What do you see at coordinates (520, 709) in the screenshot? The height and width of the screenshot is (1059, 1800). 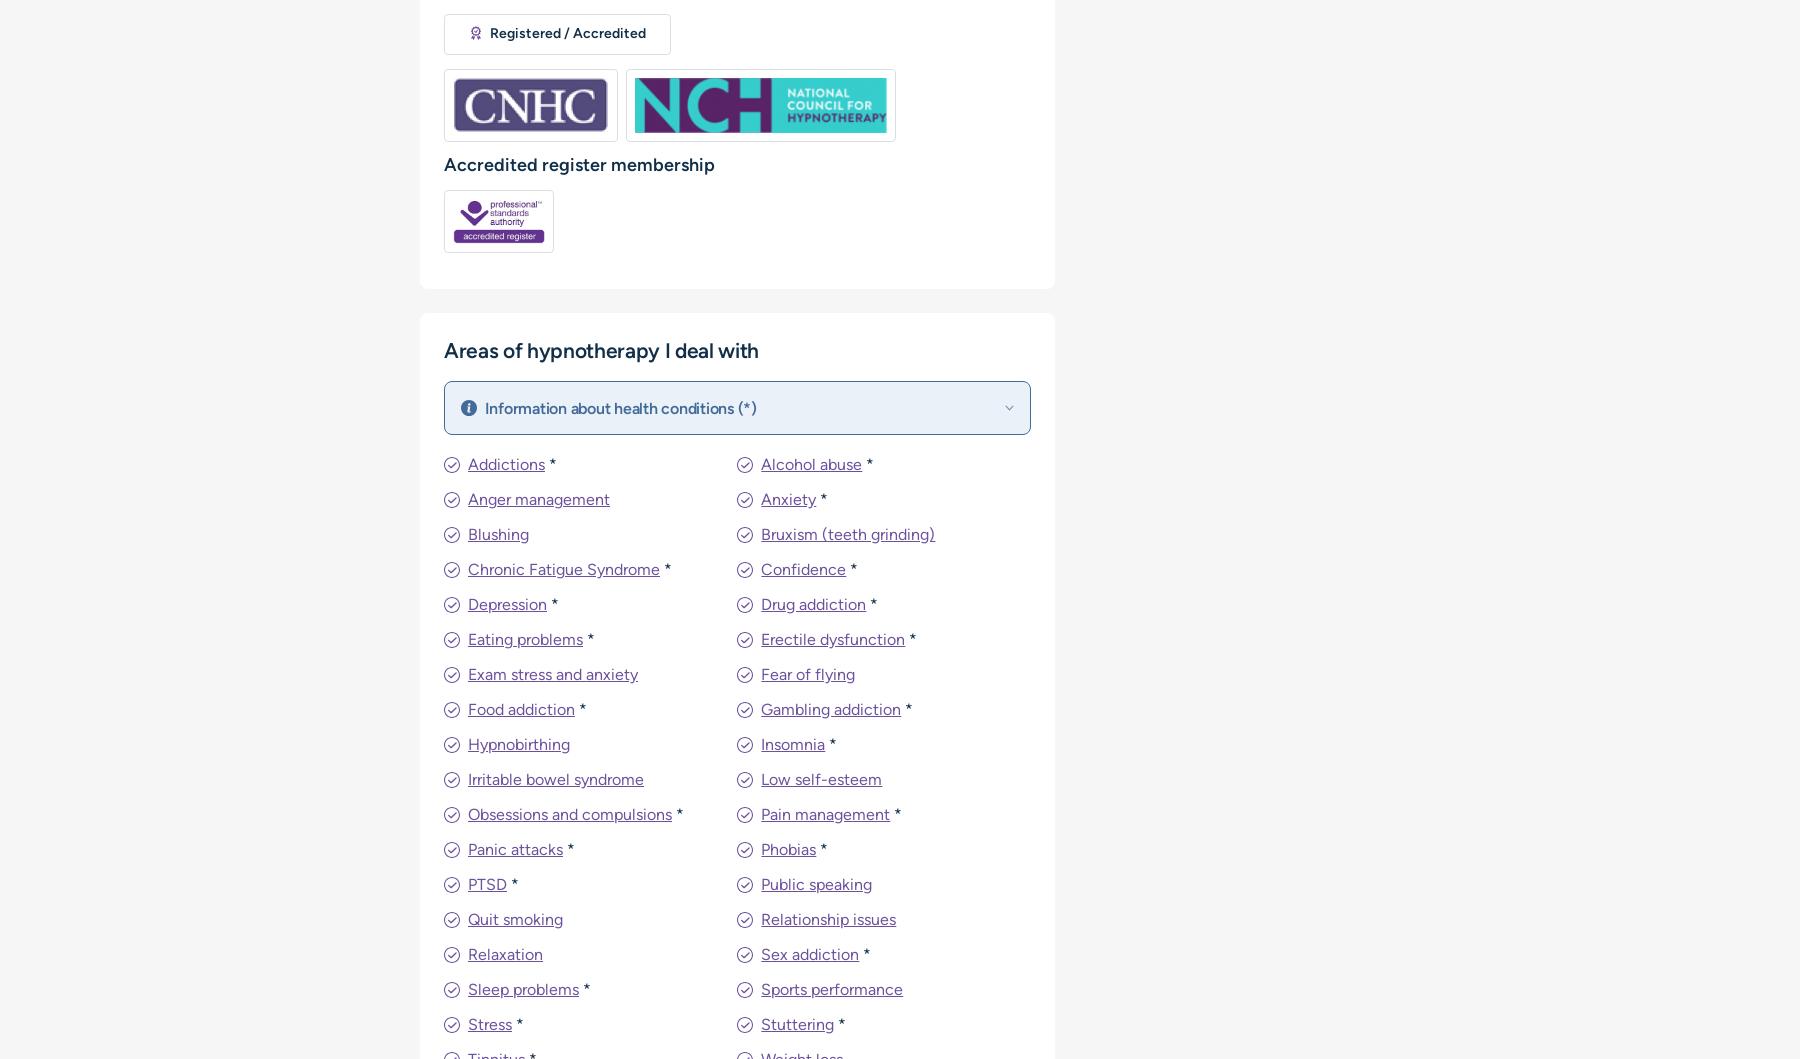 I see `'Food addiction'` at bounding box center [520, 709].